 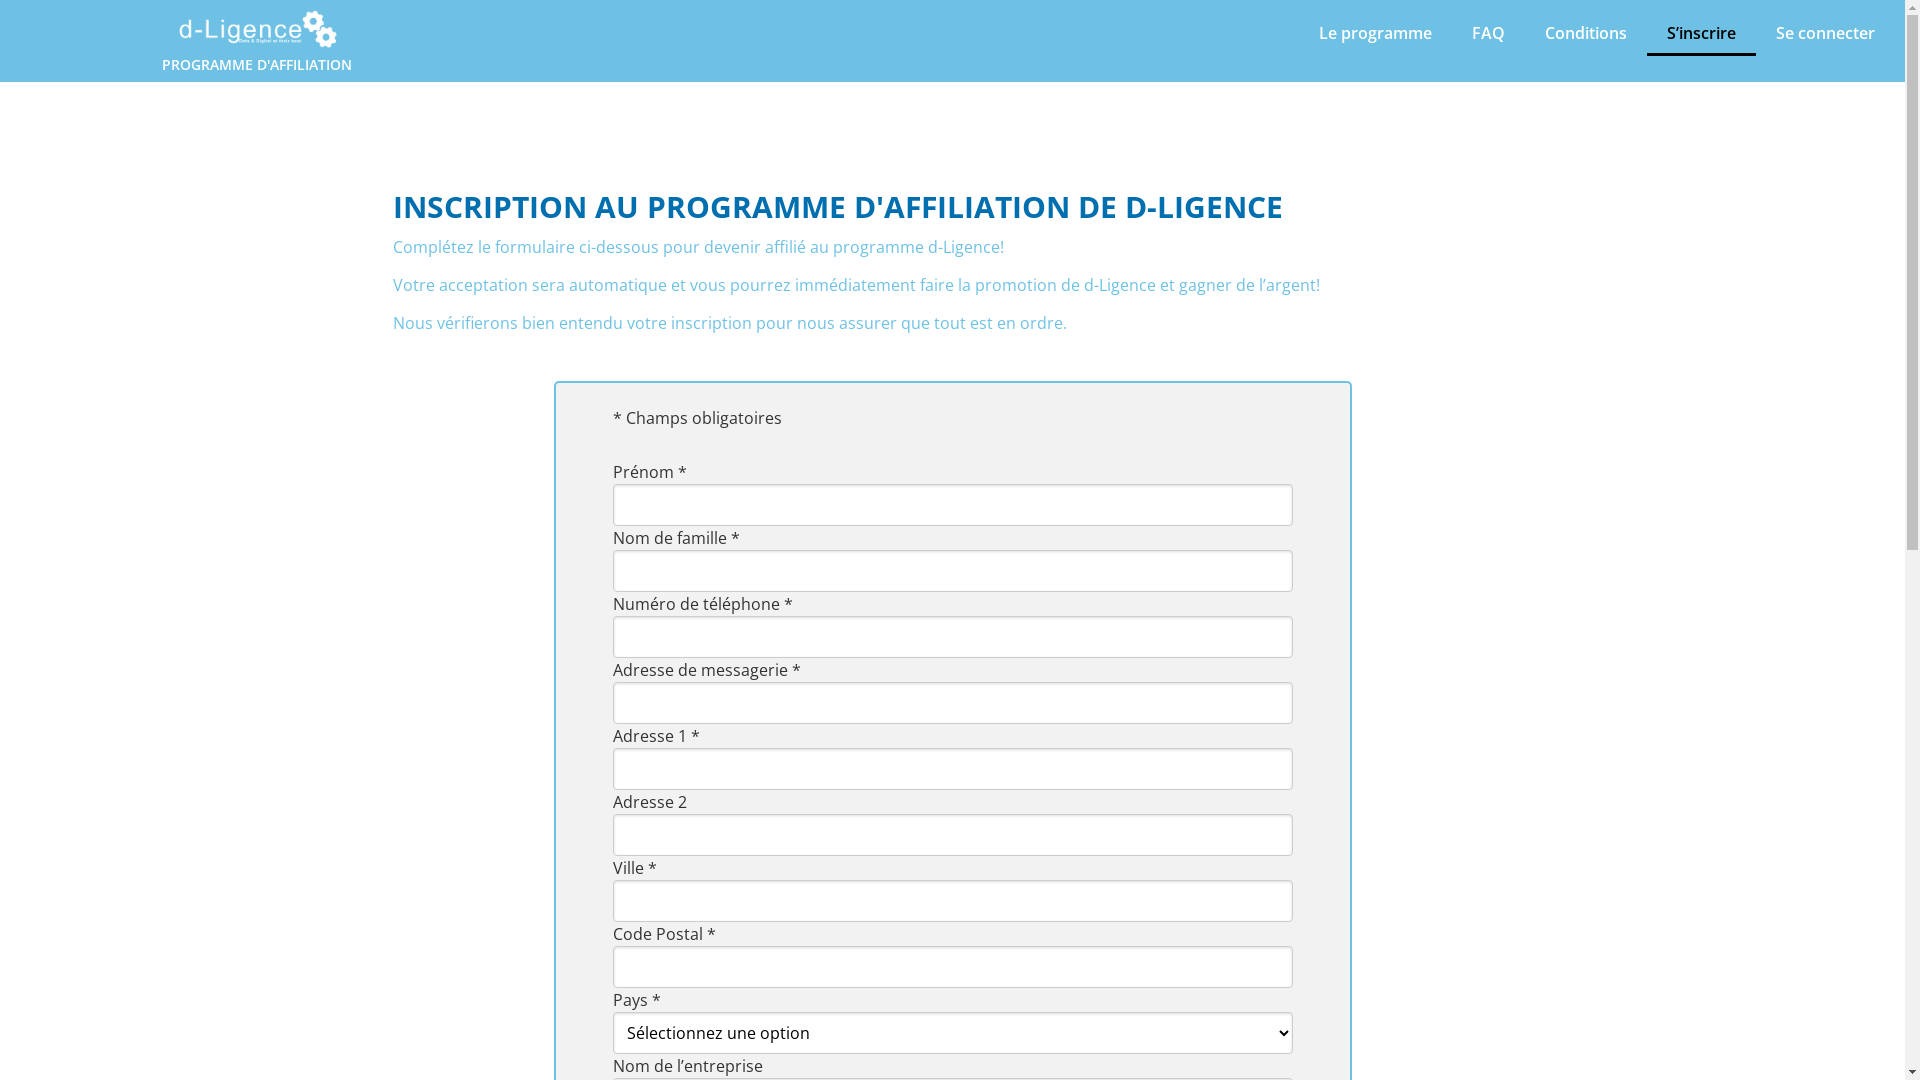 What do you see at coordinates (1374, 33) in the screenshot?
I see `'Le programme'` at bounding box center [1374, 33].